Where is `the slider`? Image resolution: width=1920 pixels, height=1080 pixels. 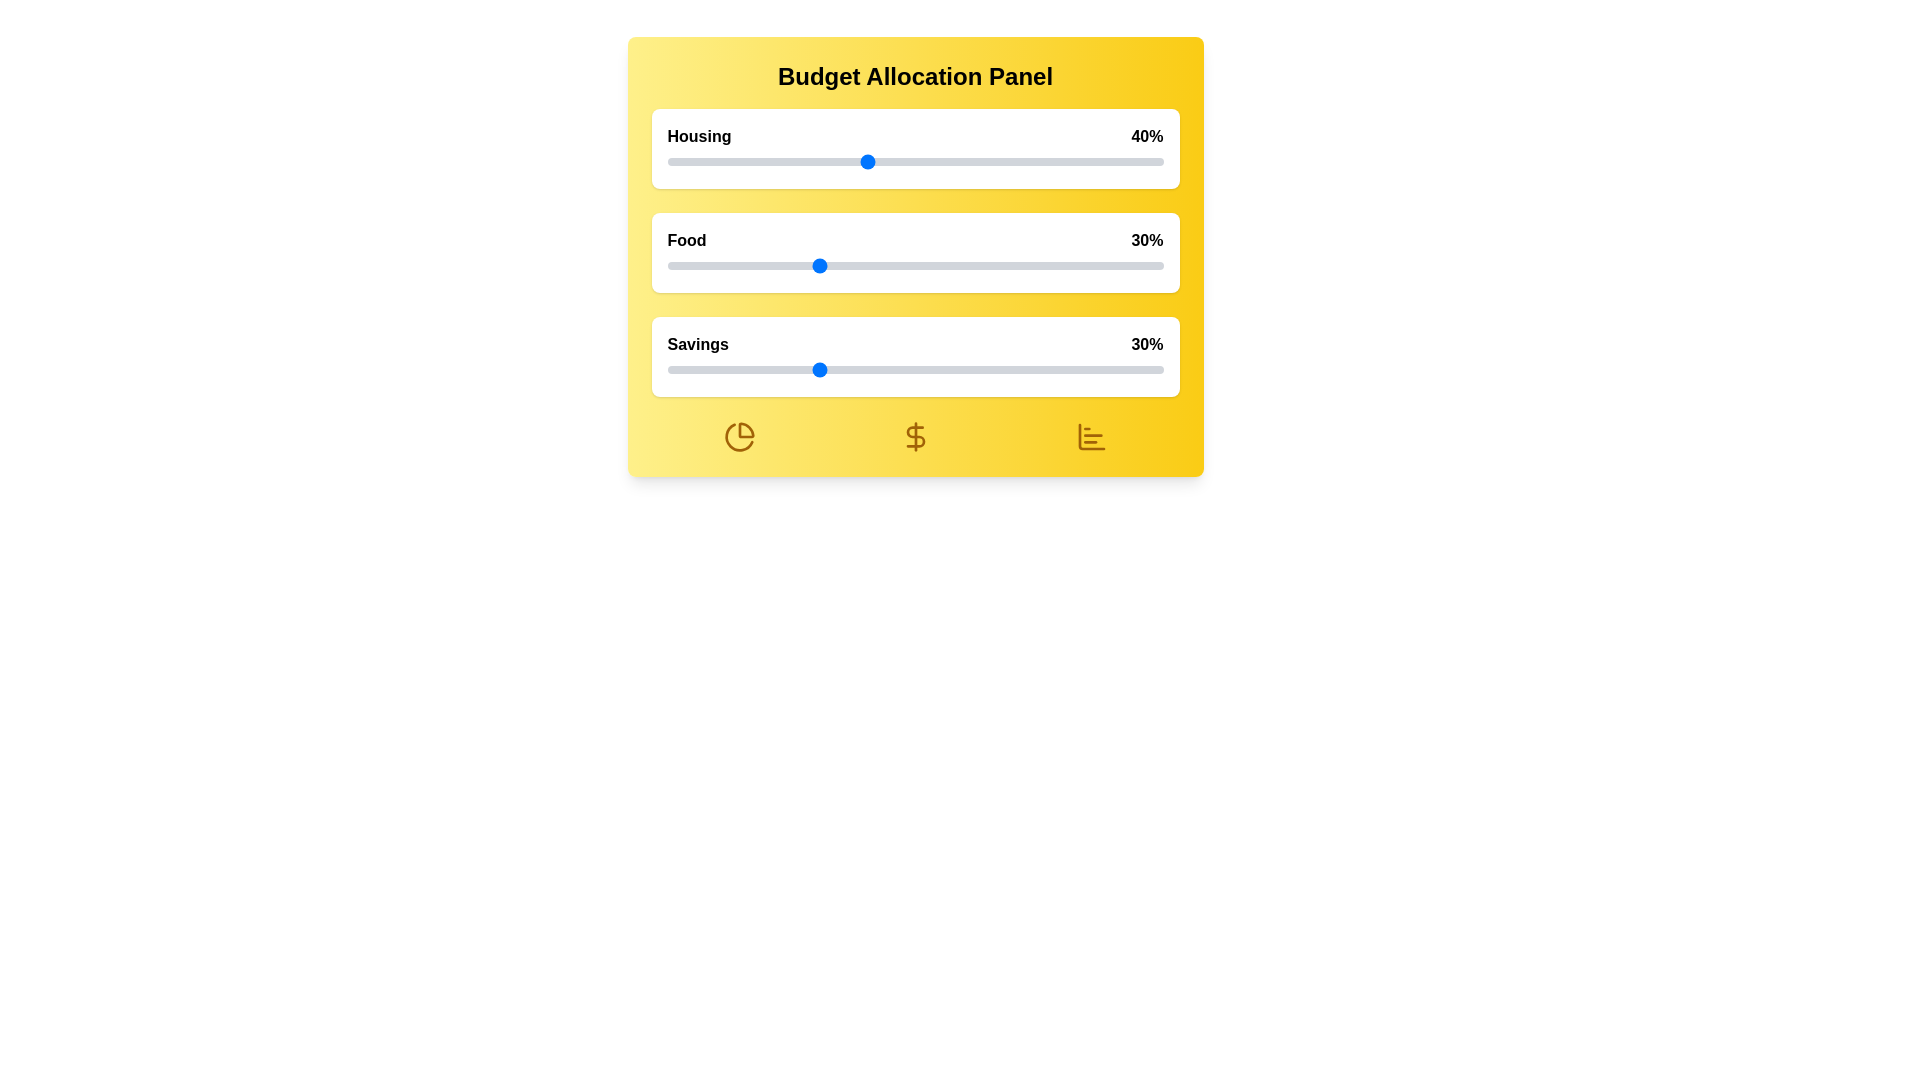
the slider is located at coordinates (979, 370).